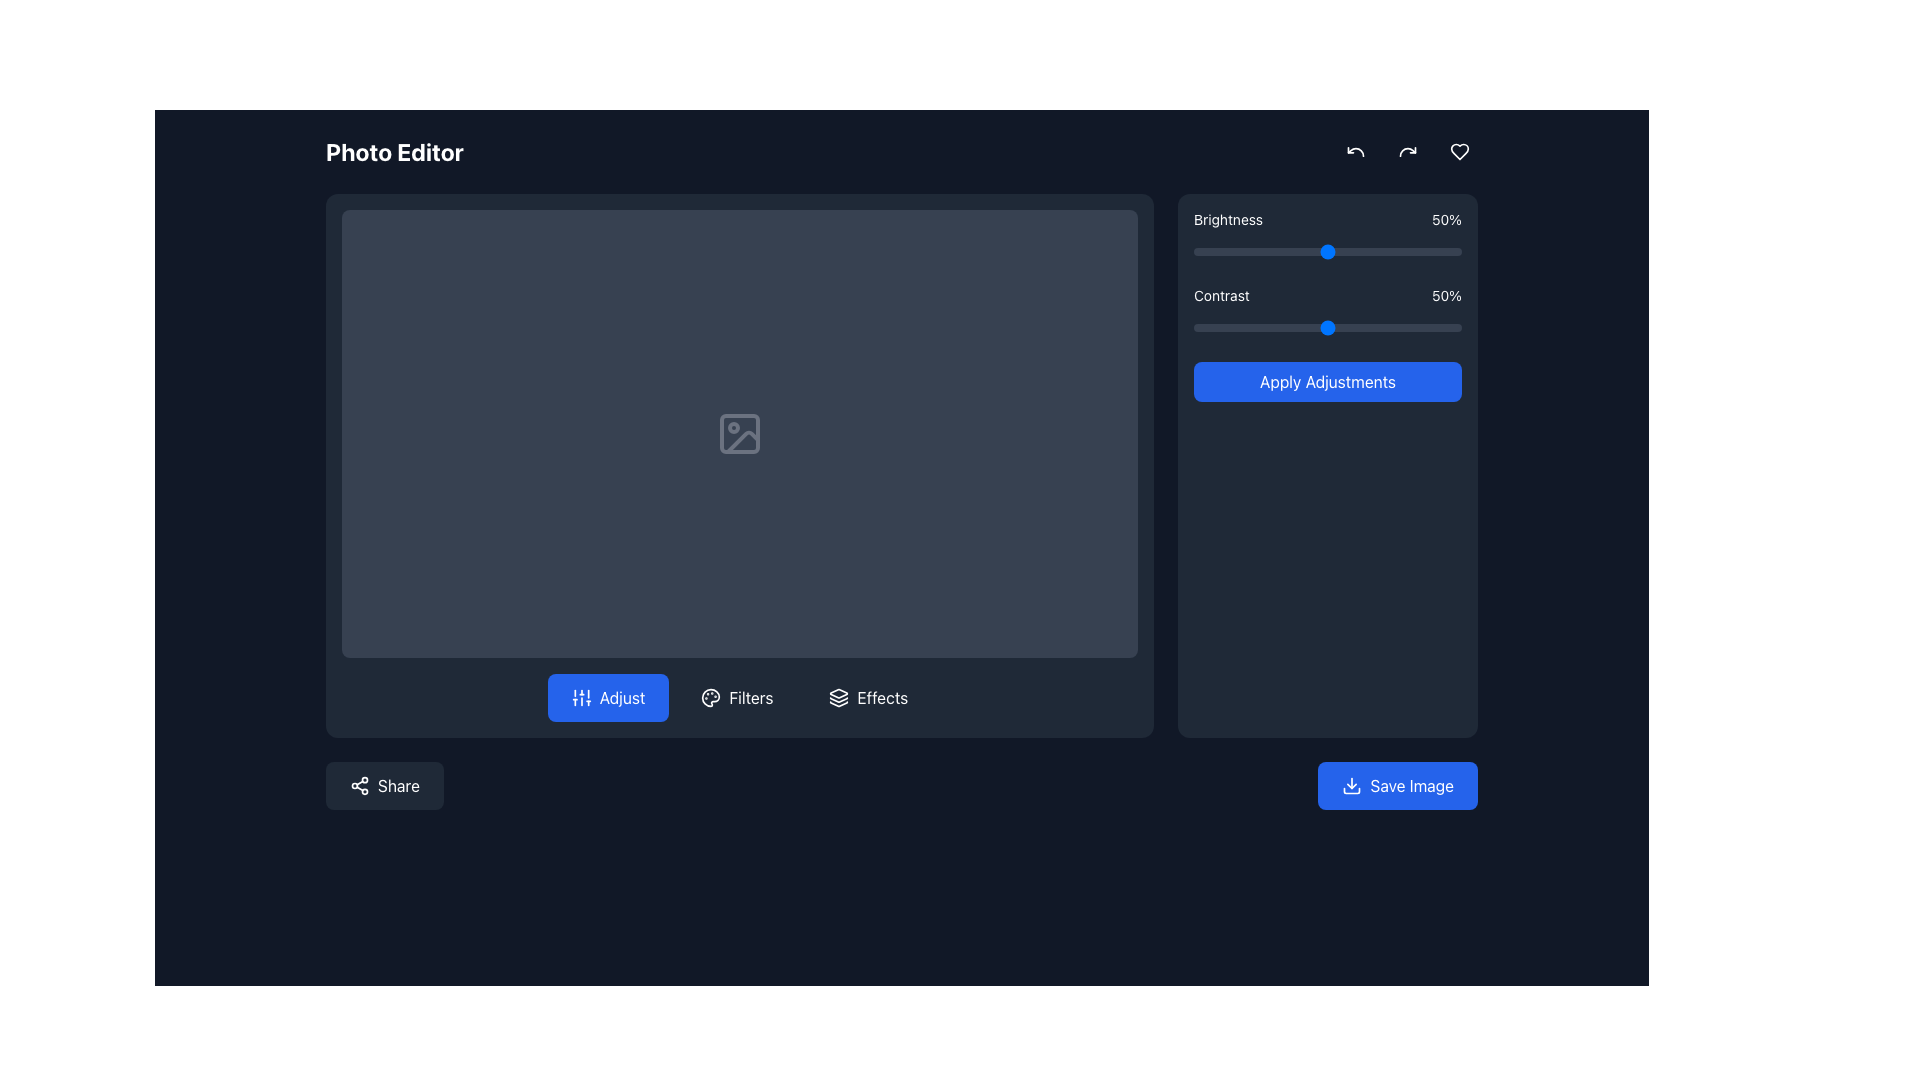 This screenshot has width=1920, height=1080. Describe the element at coordinates (1361, 250) in the screenshot. I see `brightness` at that location.